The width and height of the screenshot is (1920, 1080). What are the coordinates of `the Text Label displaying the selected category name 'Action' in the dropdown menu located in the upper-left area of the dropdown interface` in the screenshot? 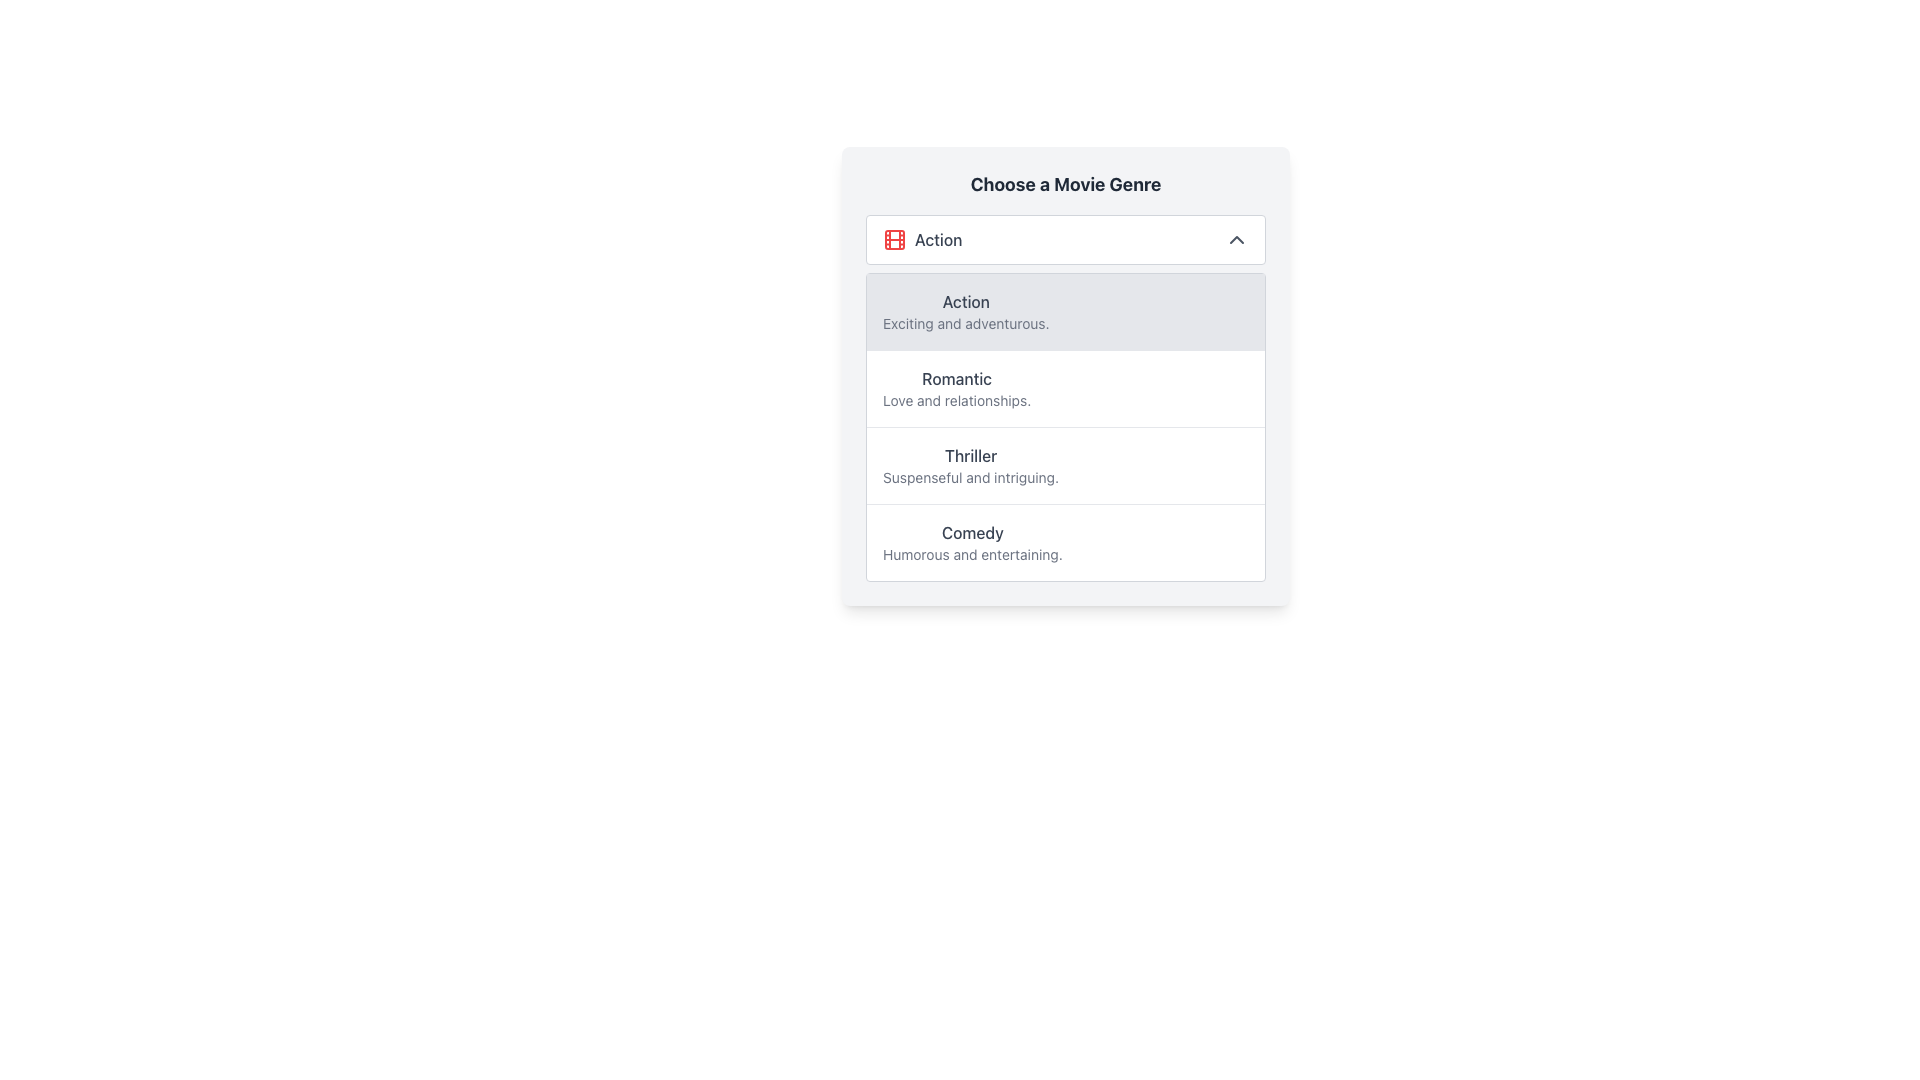 It's located at (937, 238).